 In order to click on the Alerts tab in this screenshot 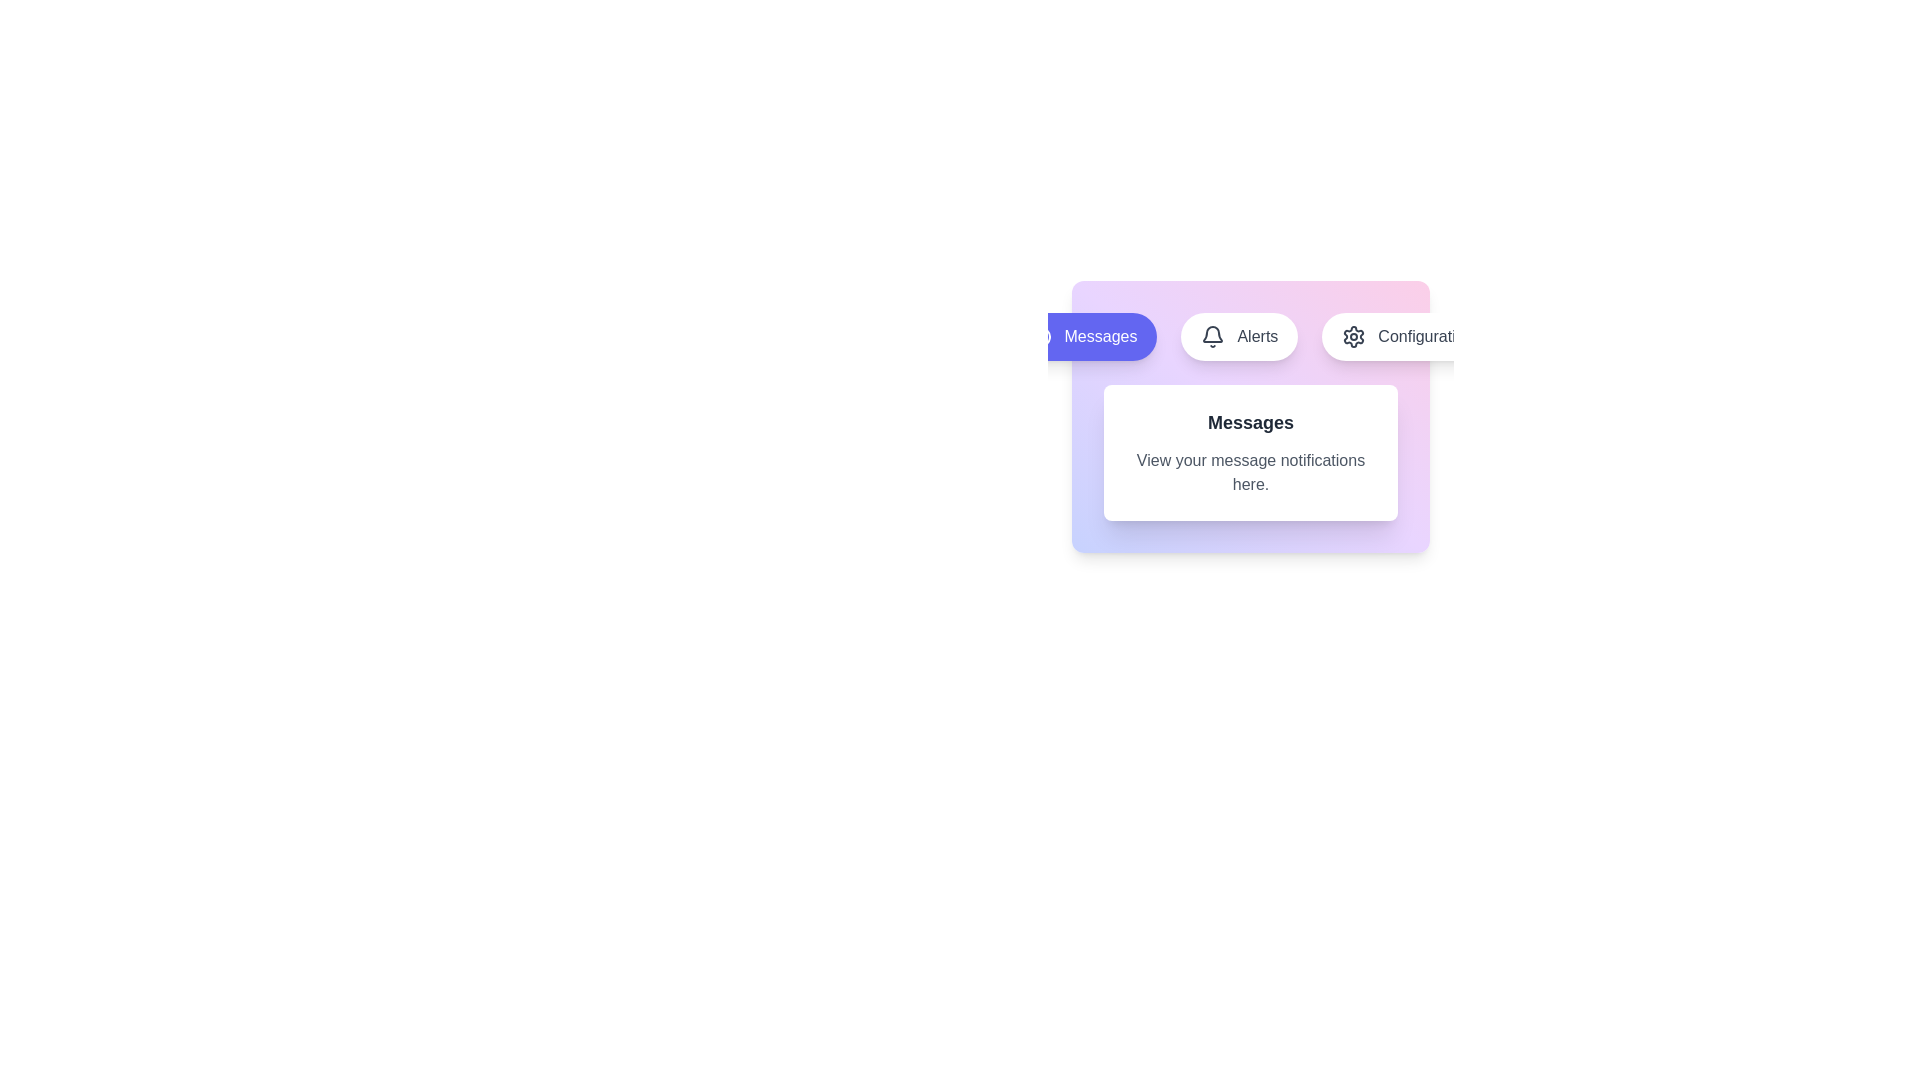, I will do `click(1238, 335)`.